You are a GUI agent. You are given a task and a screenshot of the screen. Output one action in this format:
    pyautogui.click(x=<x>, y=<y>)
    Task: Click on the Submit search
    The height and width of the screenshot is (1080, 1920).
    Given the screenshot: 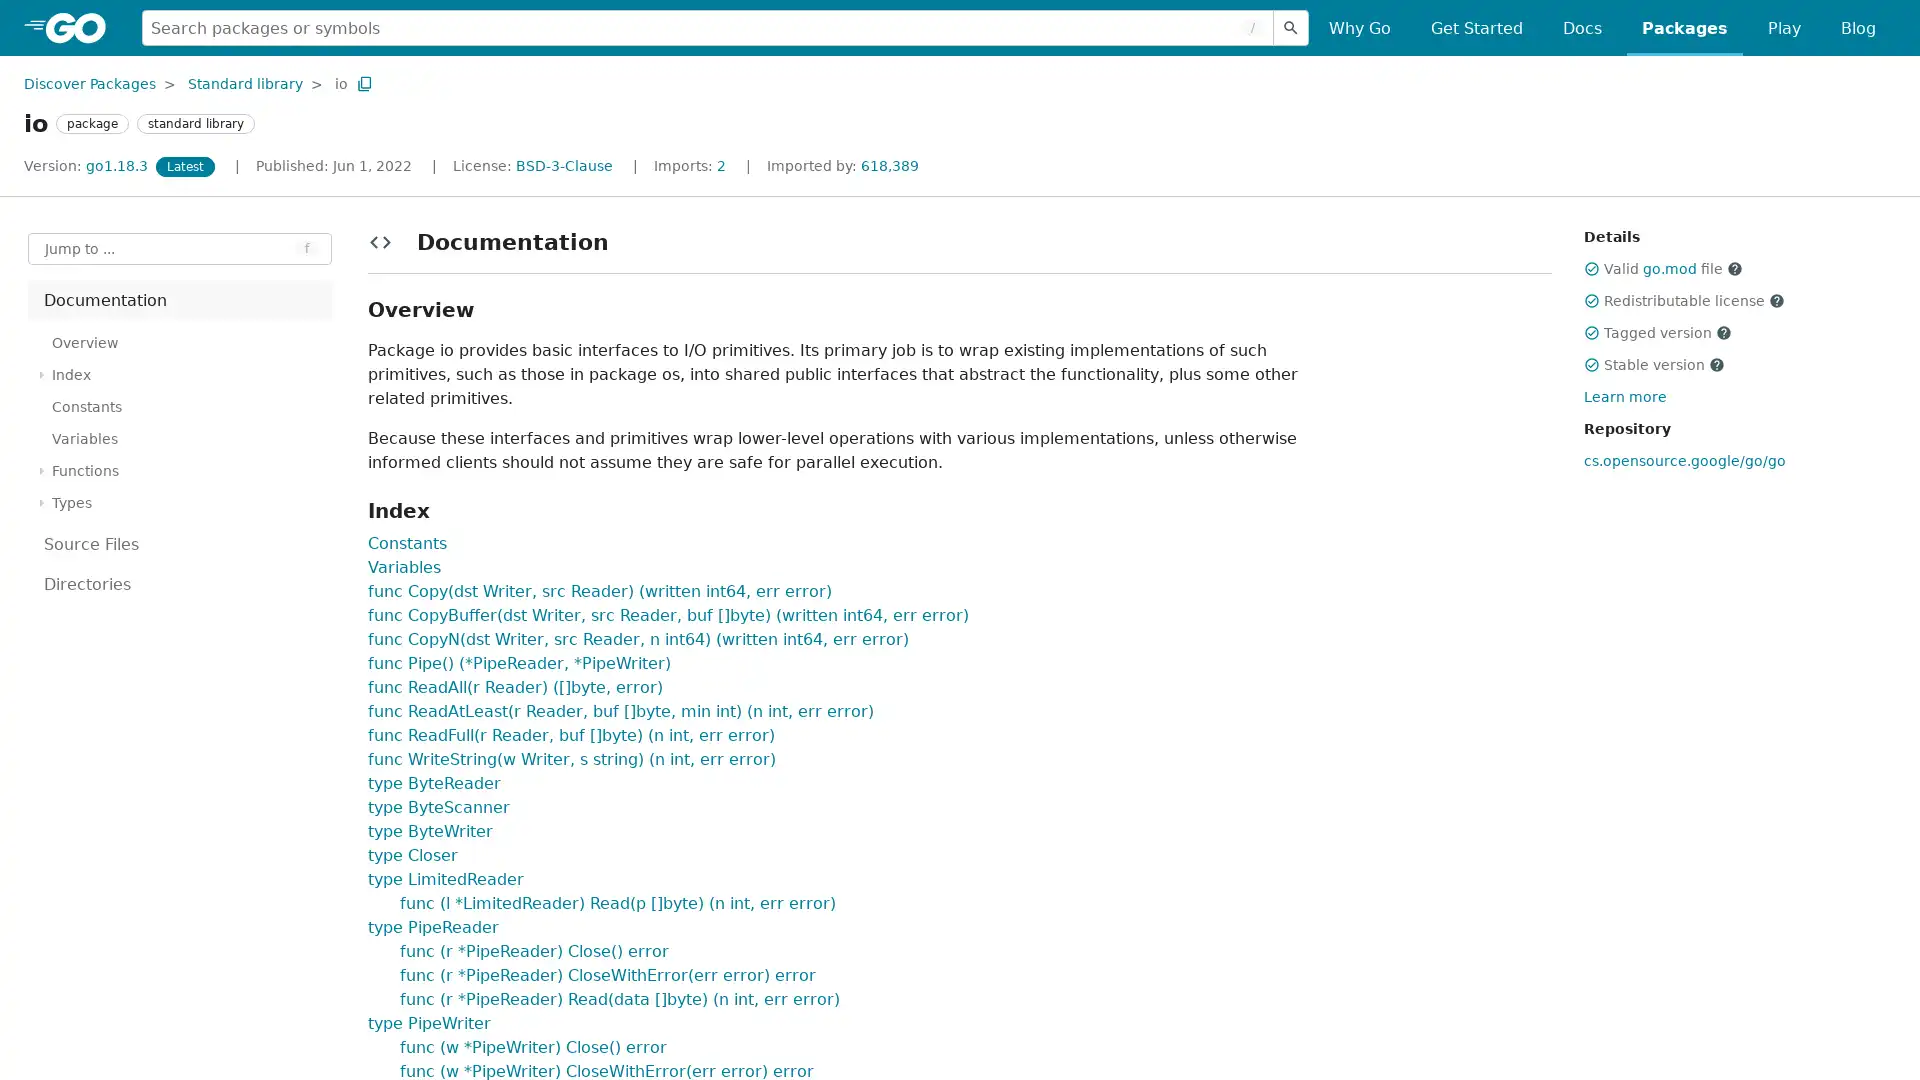 What is the action you would take?
    pyautogui.click(x=1291, y=27)
    